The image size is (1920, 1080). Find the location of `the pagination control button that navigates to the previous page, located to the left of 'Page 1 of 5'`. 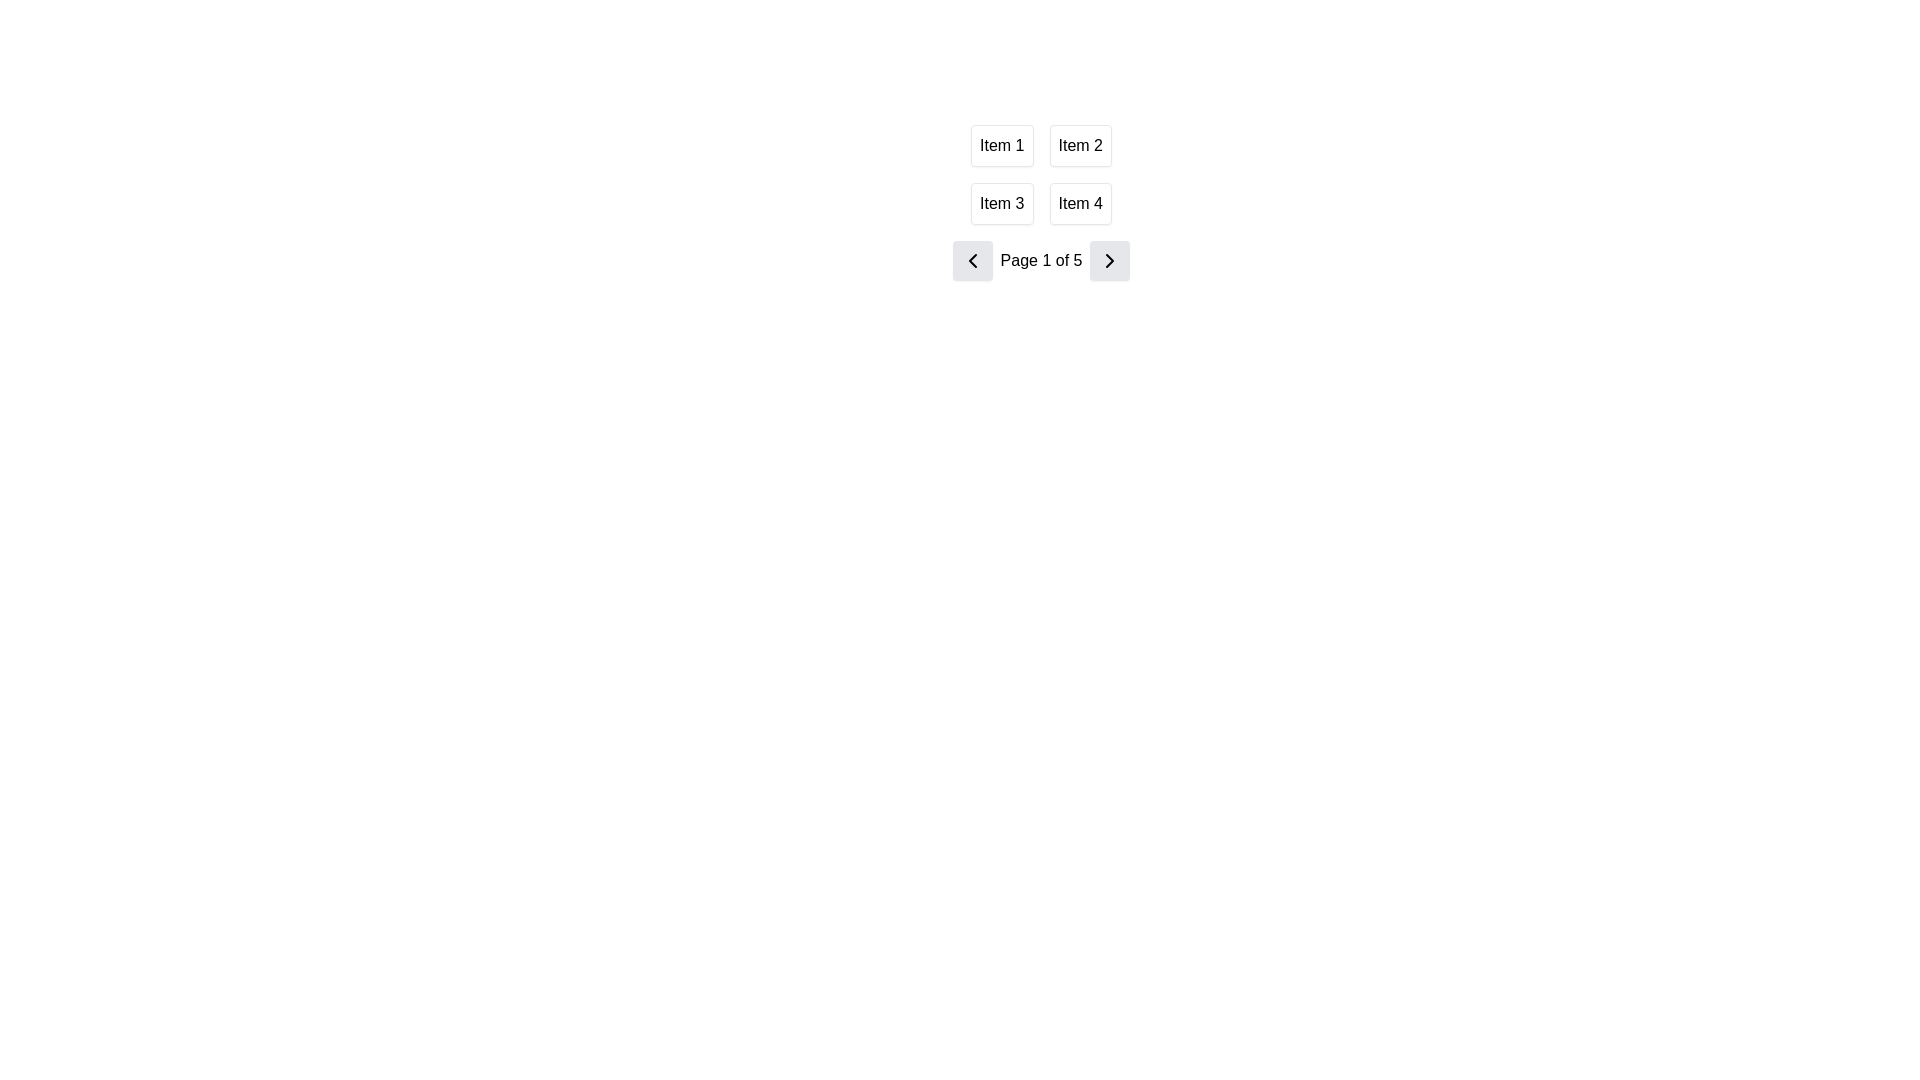

the pagination control button that navigates to the previous page, located to the left of 'Page 1 of 5' is located at coordinates (972, 260).